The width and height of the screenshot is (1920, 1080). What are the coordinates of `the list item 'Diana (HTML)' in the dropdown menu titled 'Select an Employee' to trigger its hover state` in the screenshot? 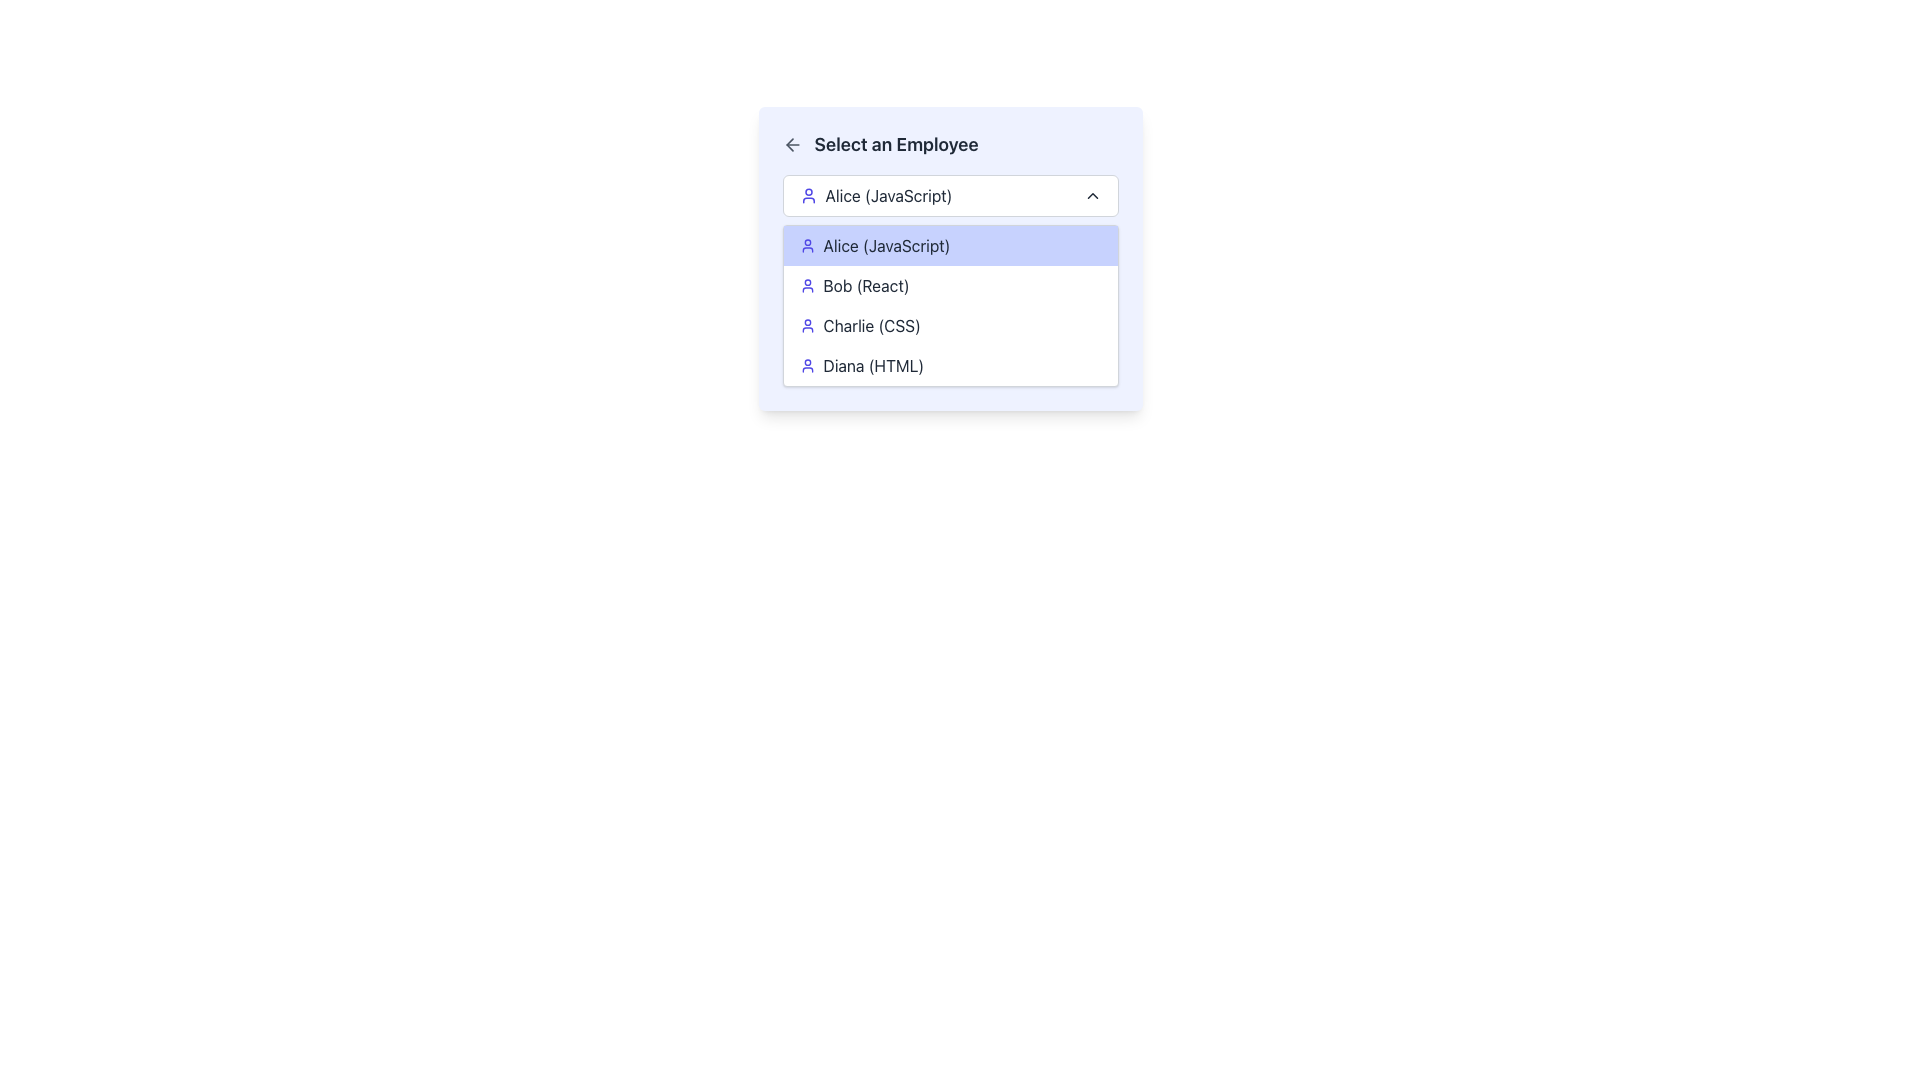 It's located at (949, 366).